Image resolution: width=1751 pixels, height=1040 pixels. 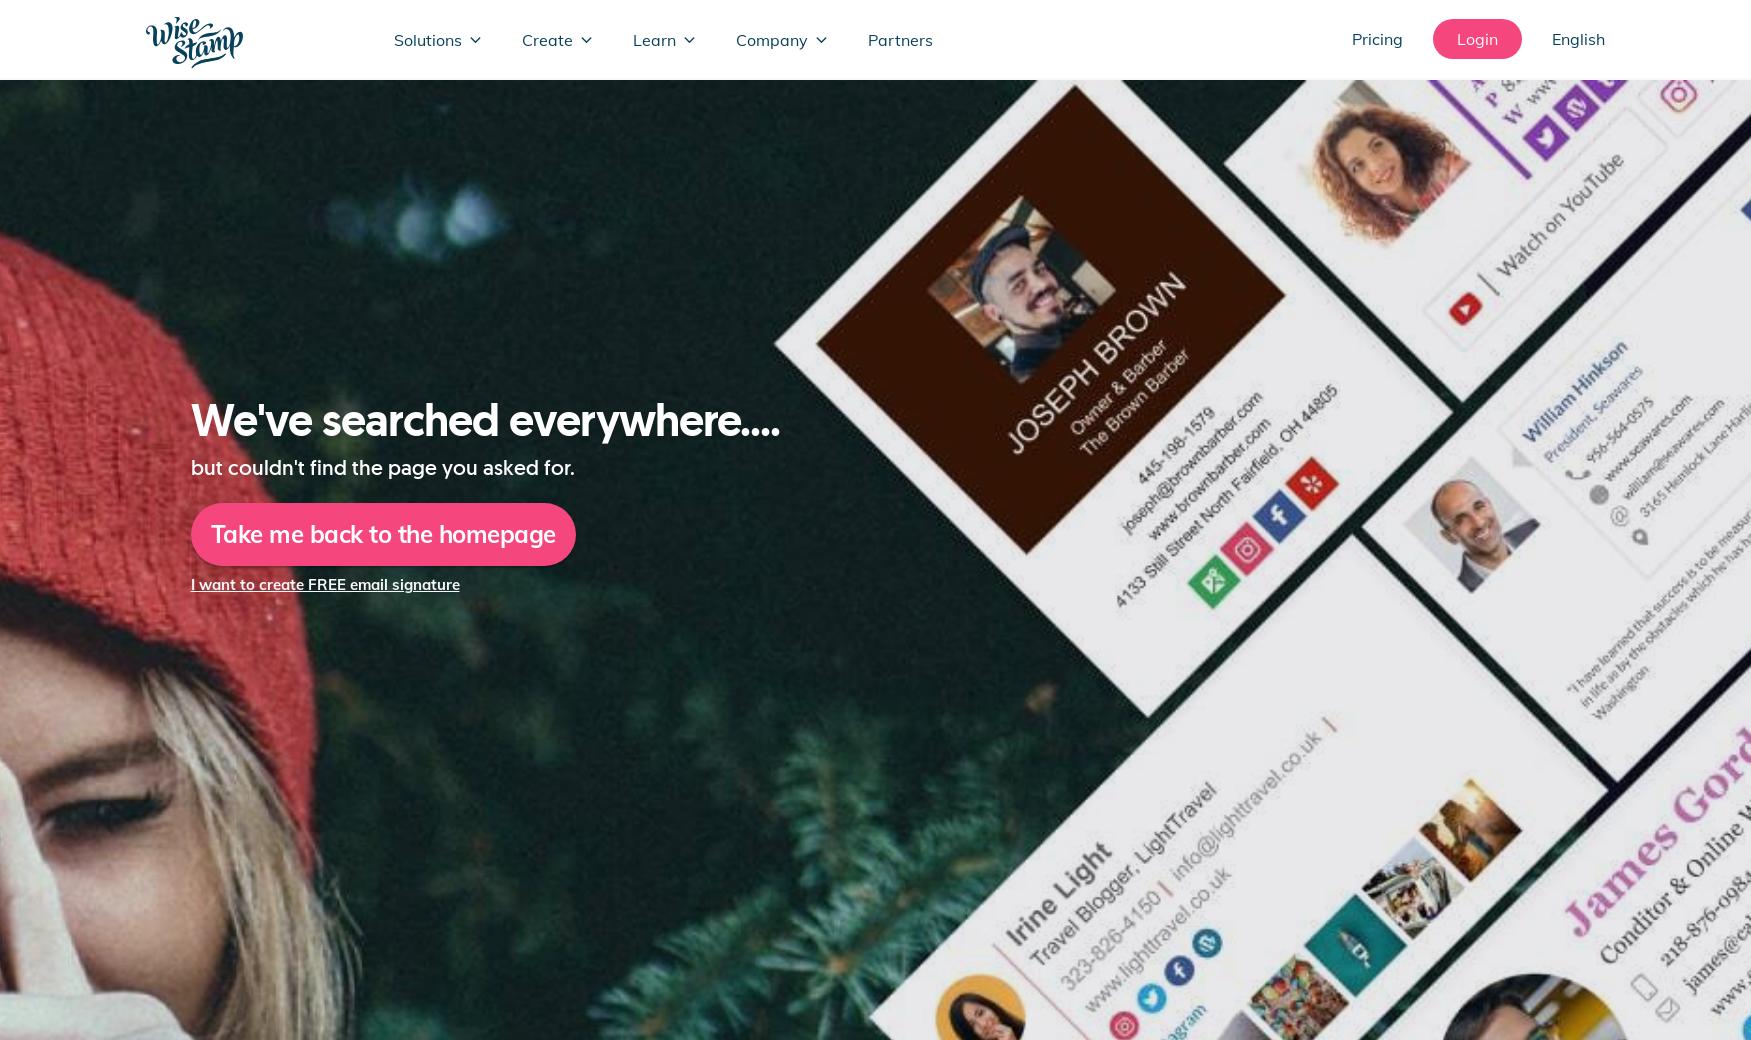 I want to click on 'Partners', so click(x=898, y=39).